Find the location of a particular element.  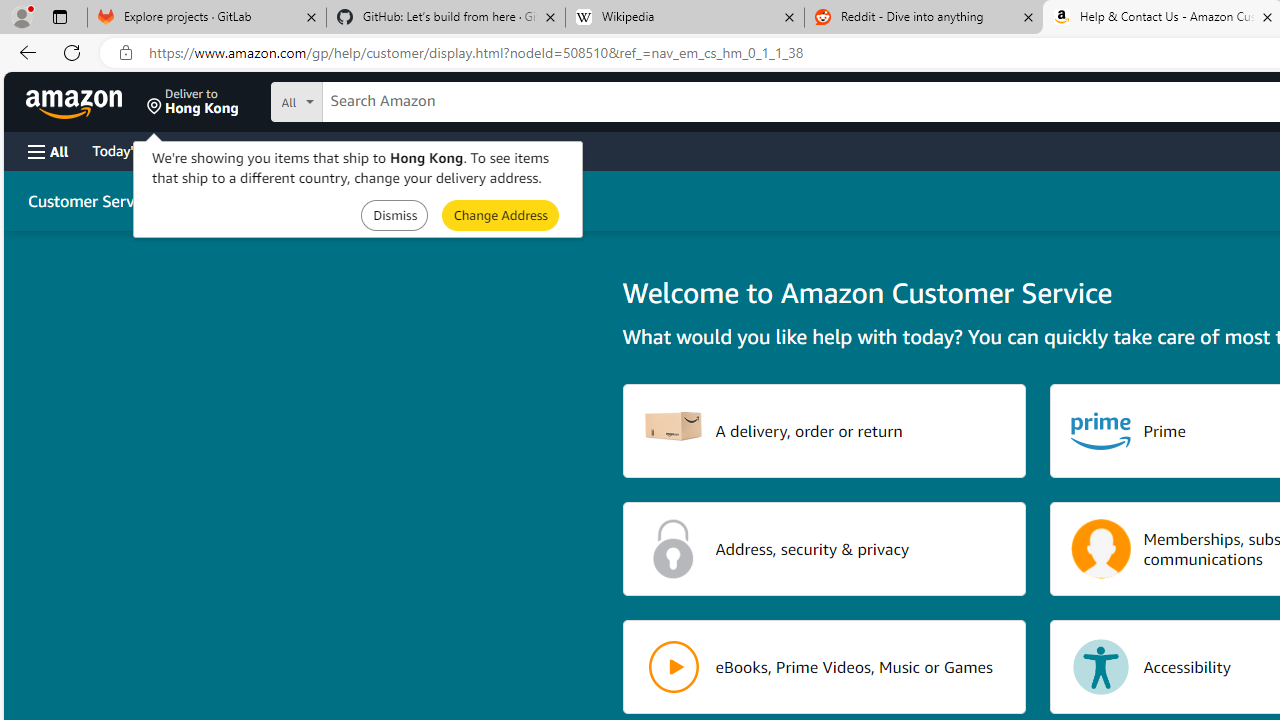

'Address, security & privacy' is located at coordinates (824, 549).